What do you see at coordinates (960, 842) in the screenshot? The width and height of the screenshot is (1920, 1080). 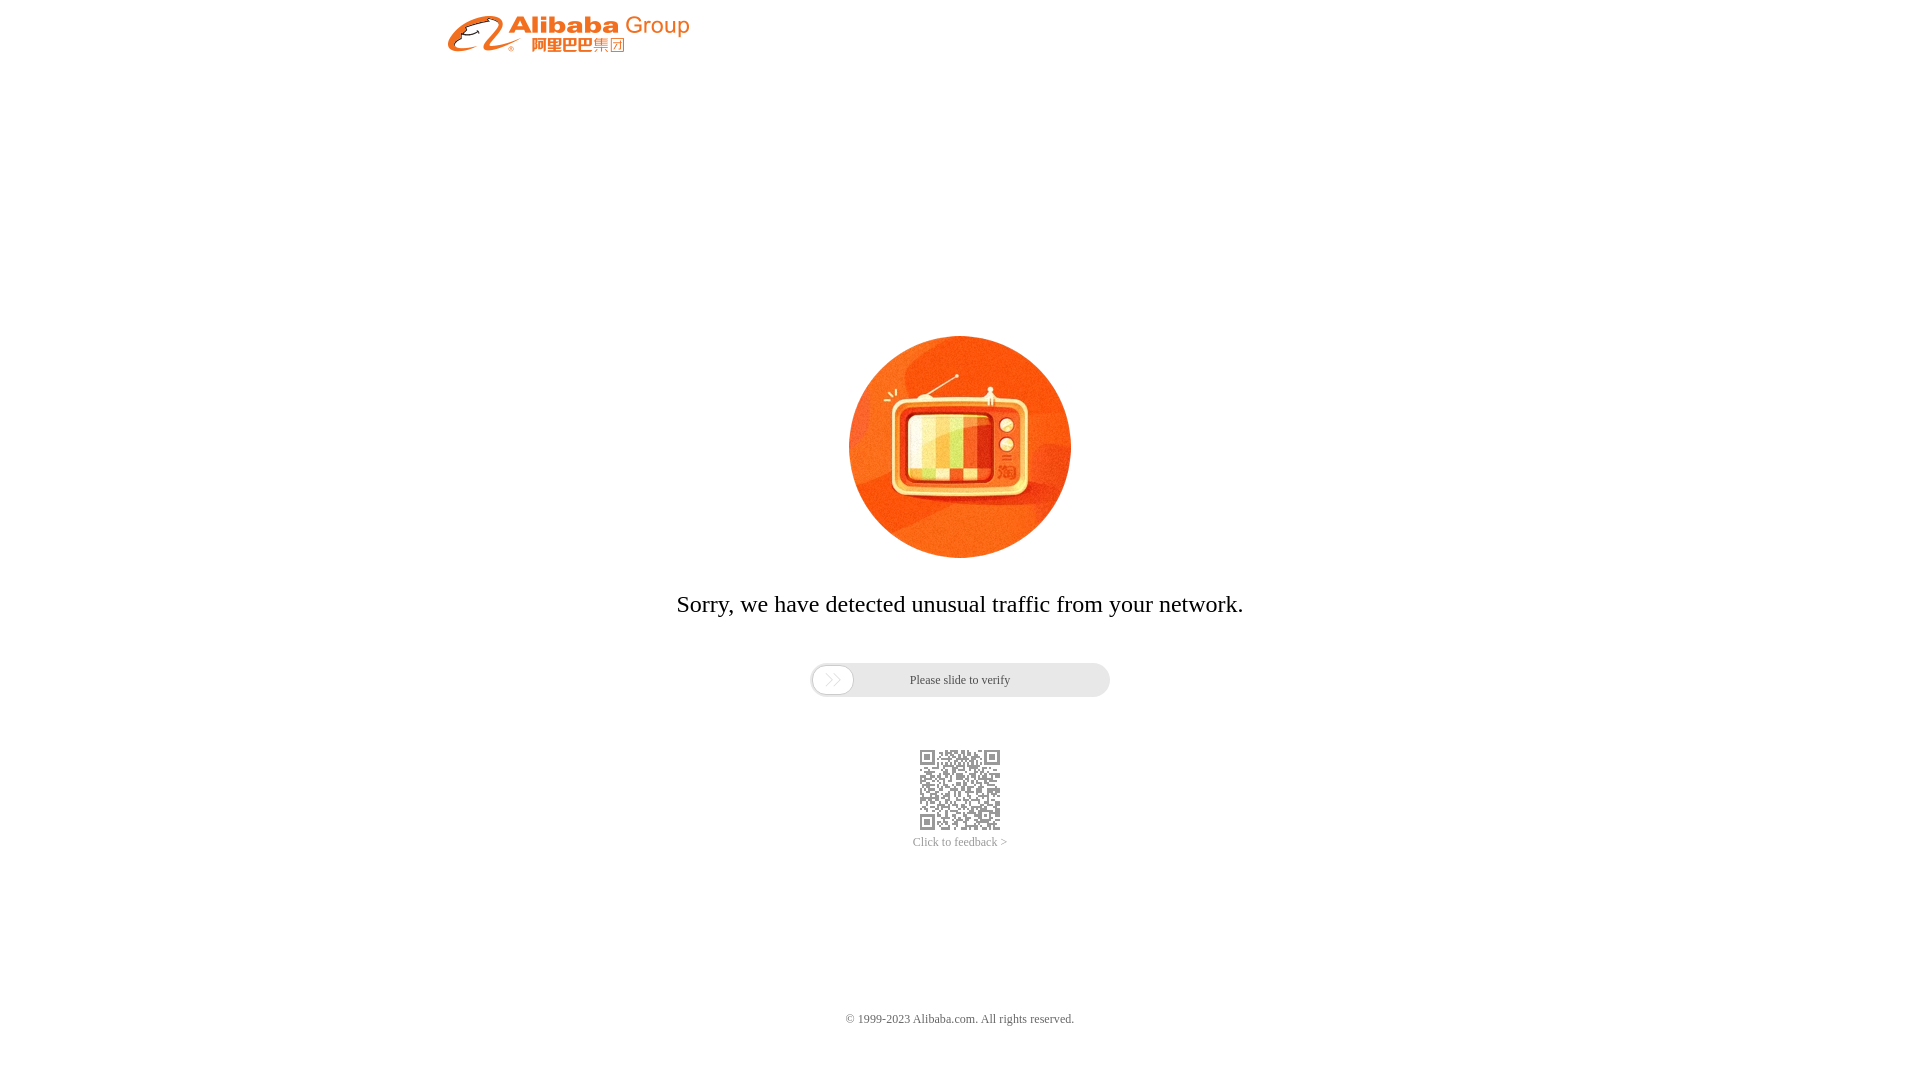 I see `'Click to feedback >'` at bounding box center [960, 842].